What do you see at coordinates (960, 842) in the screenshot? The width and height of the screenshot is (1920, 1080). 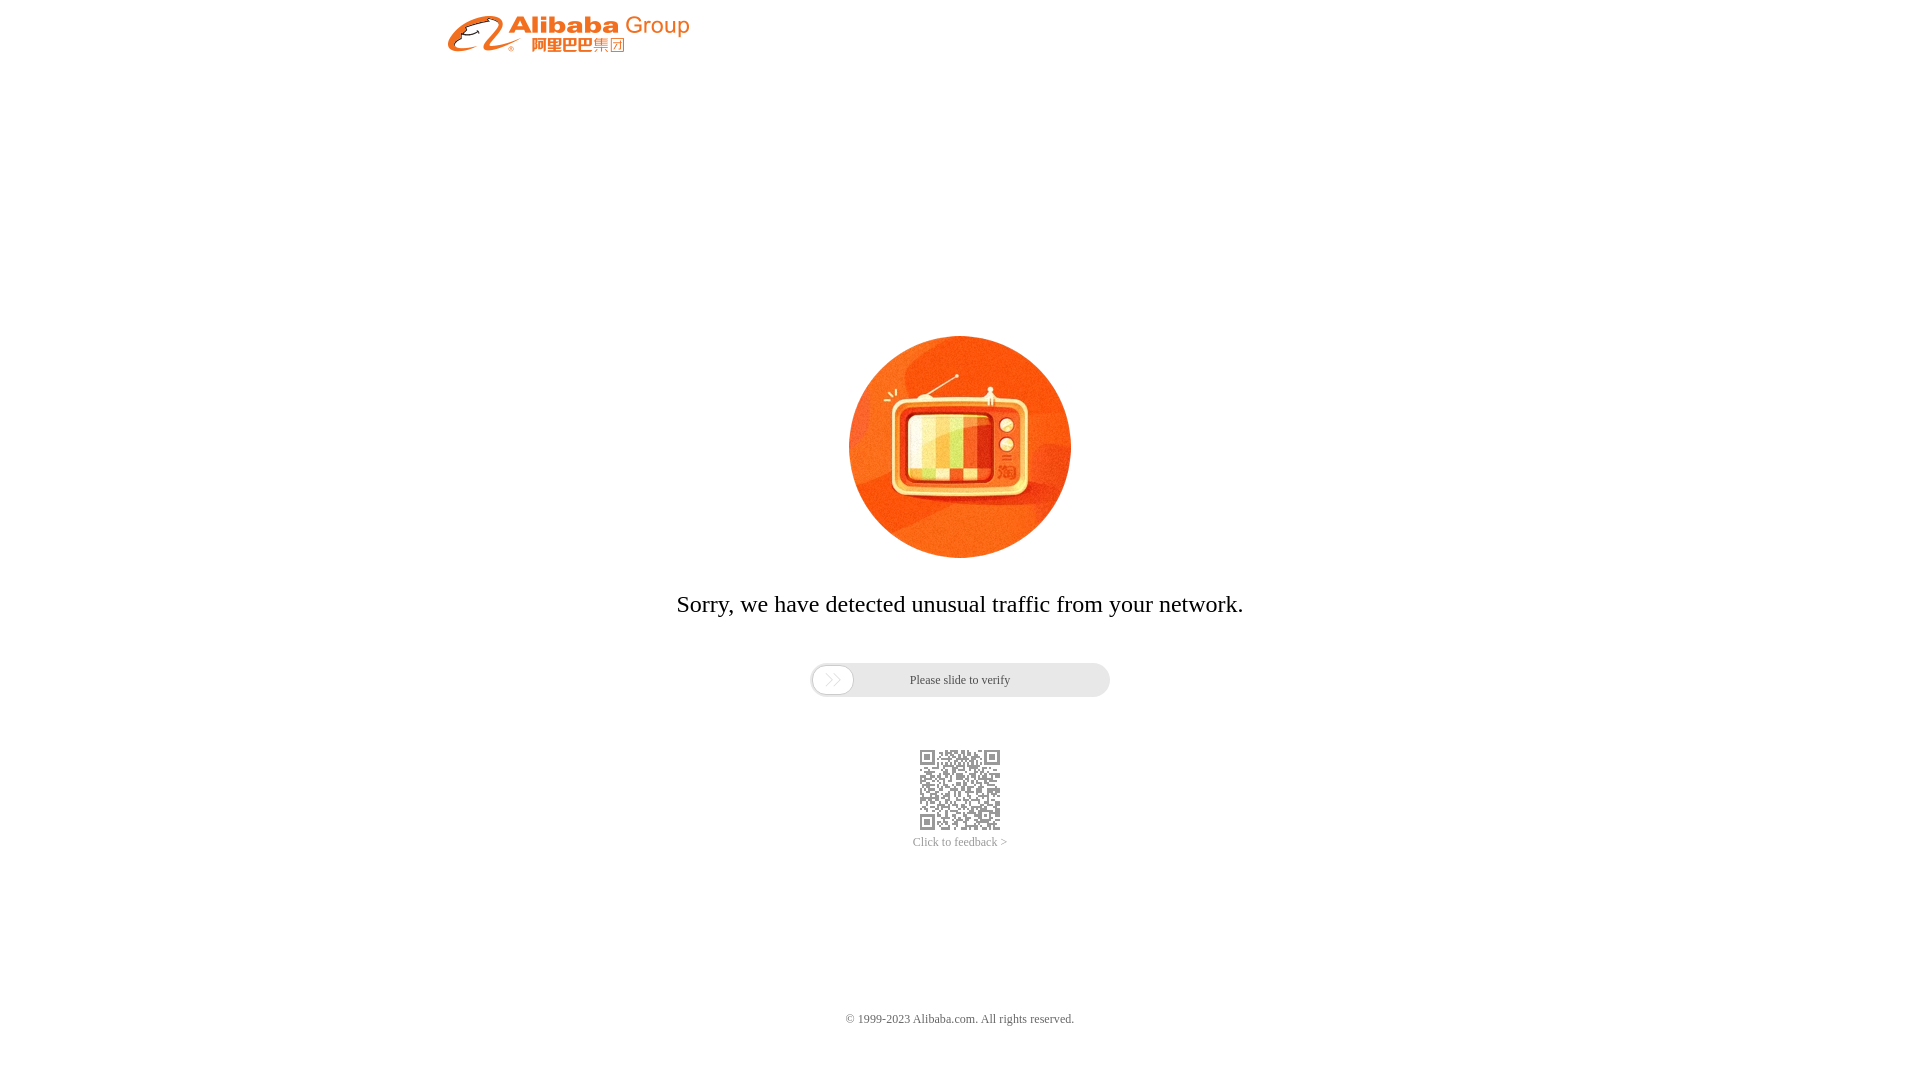 I see `'Click to feedback >'` at bounding box center [960, 842].